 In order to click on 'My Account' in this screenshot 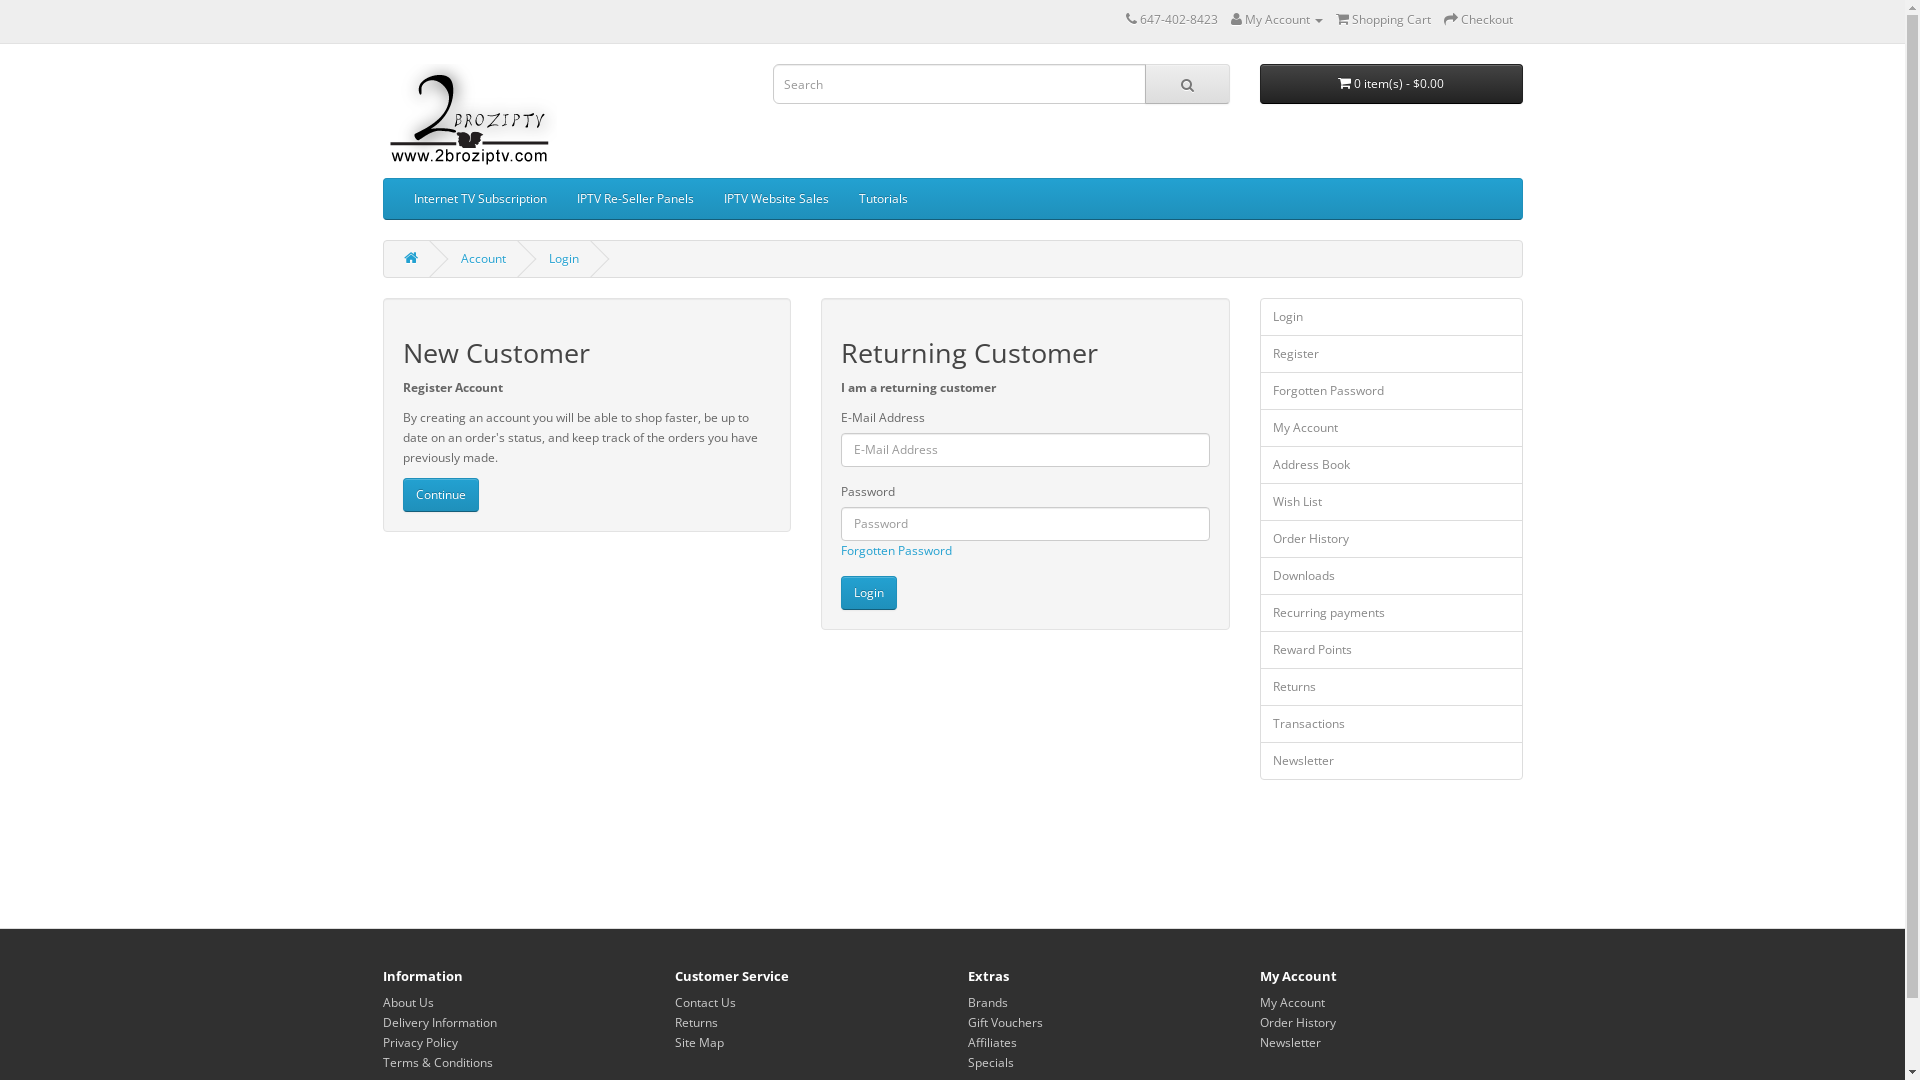, I will do `click(1275, 19)`.